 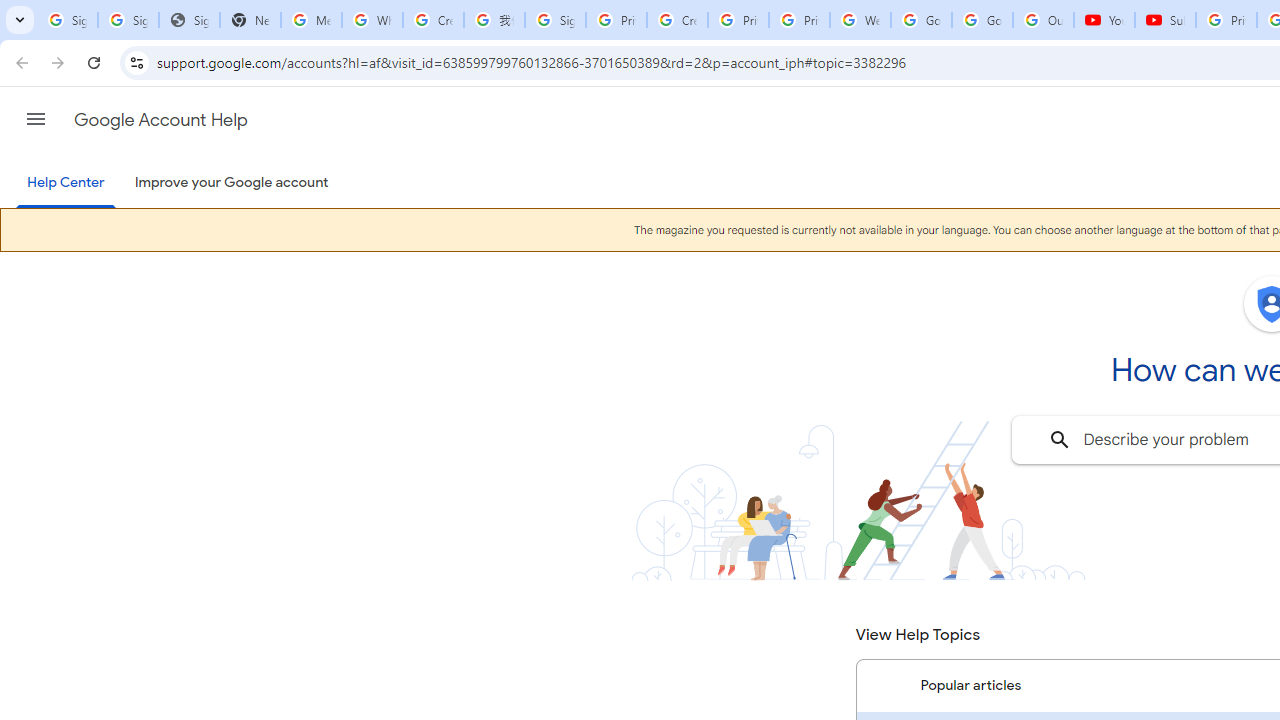 What do you see at coordinates (65, 183) in the screenshot?
I see `'Help Center'` at bounding box center [65, 183].